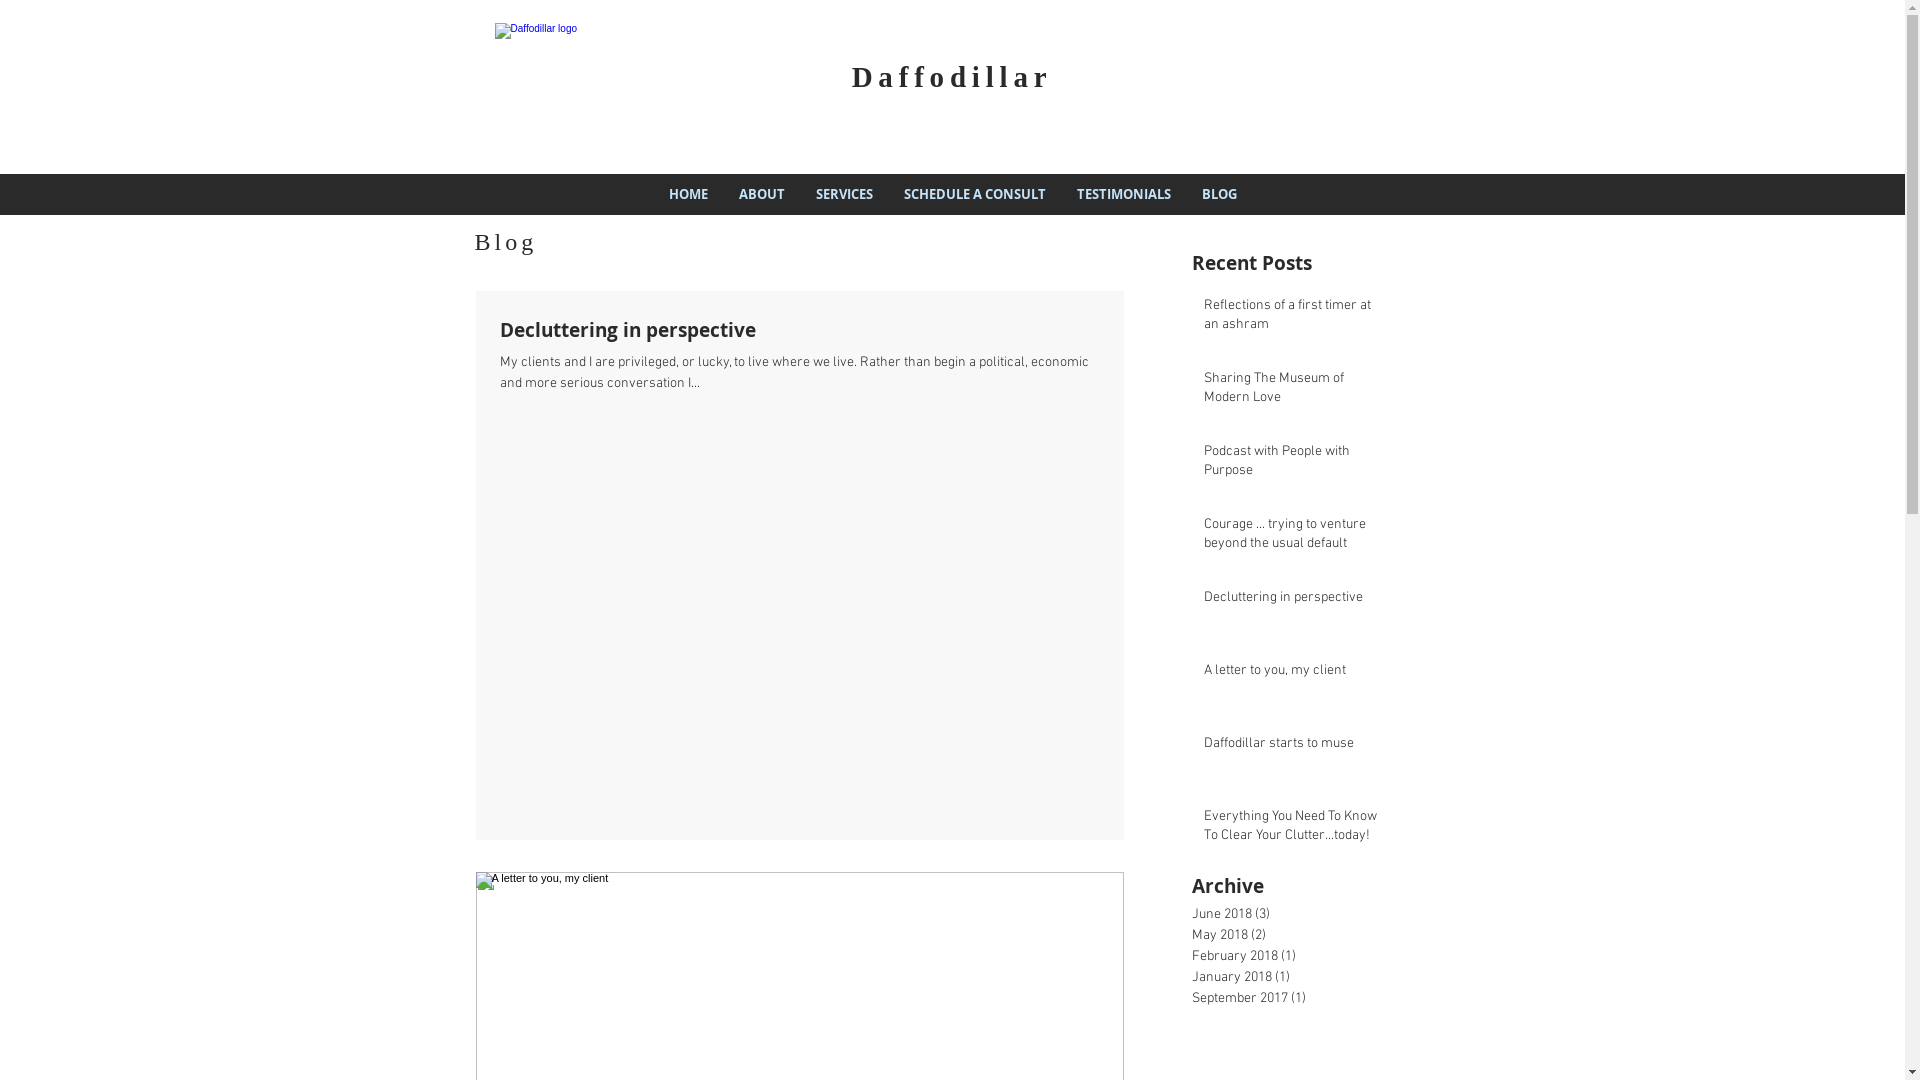  I want to click on 'January 2018 (1)', so click(1296, 976).